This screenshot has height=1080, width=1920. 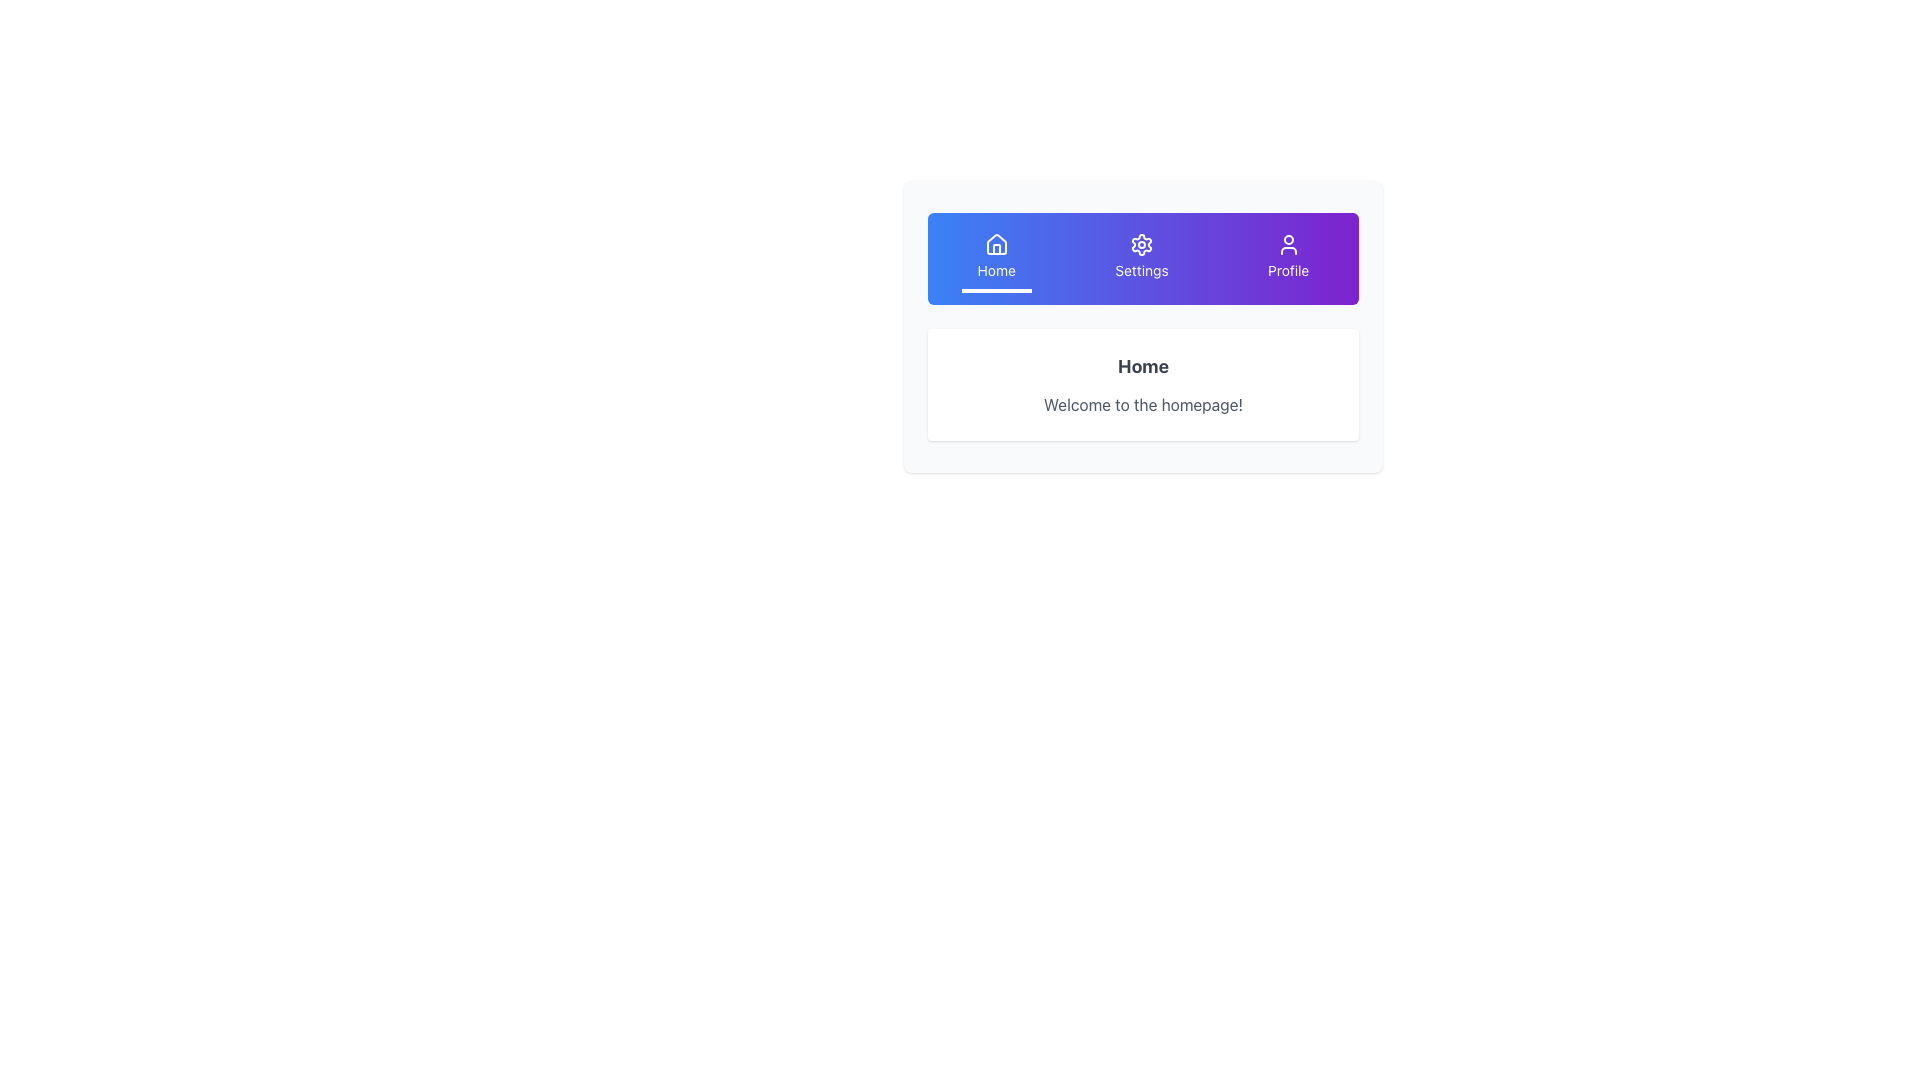 I want to click on the 'Settings' button, which is a purple gradient button with a cogwheel icon above the text, centrally aligned in the navigation bar, so click(x=1142, y=257).